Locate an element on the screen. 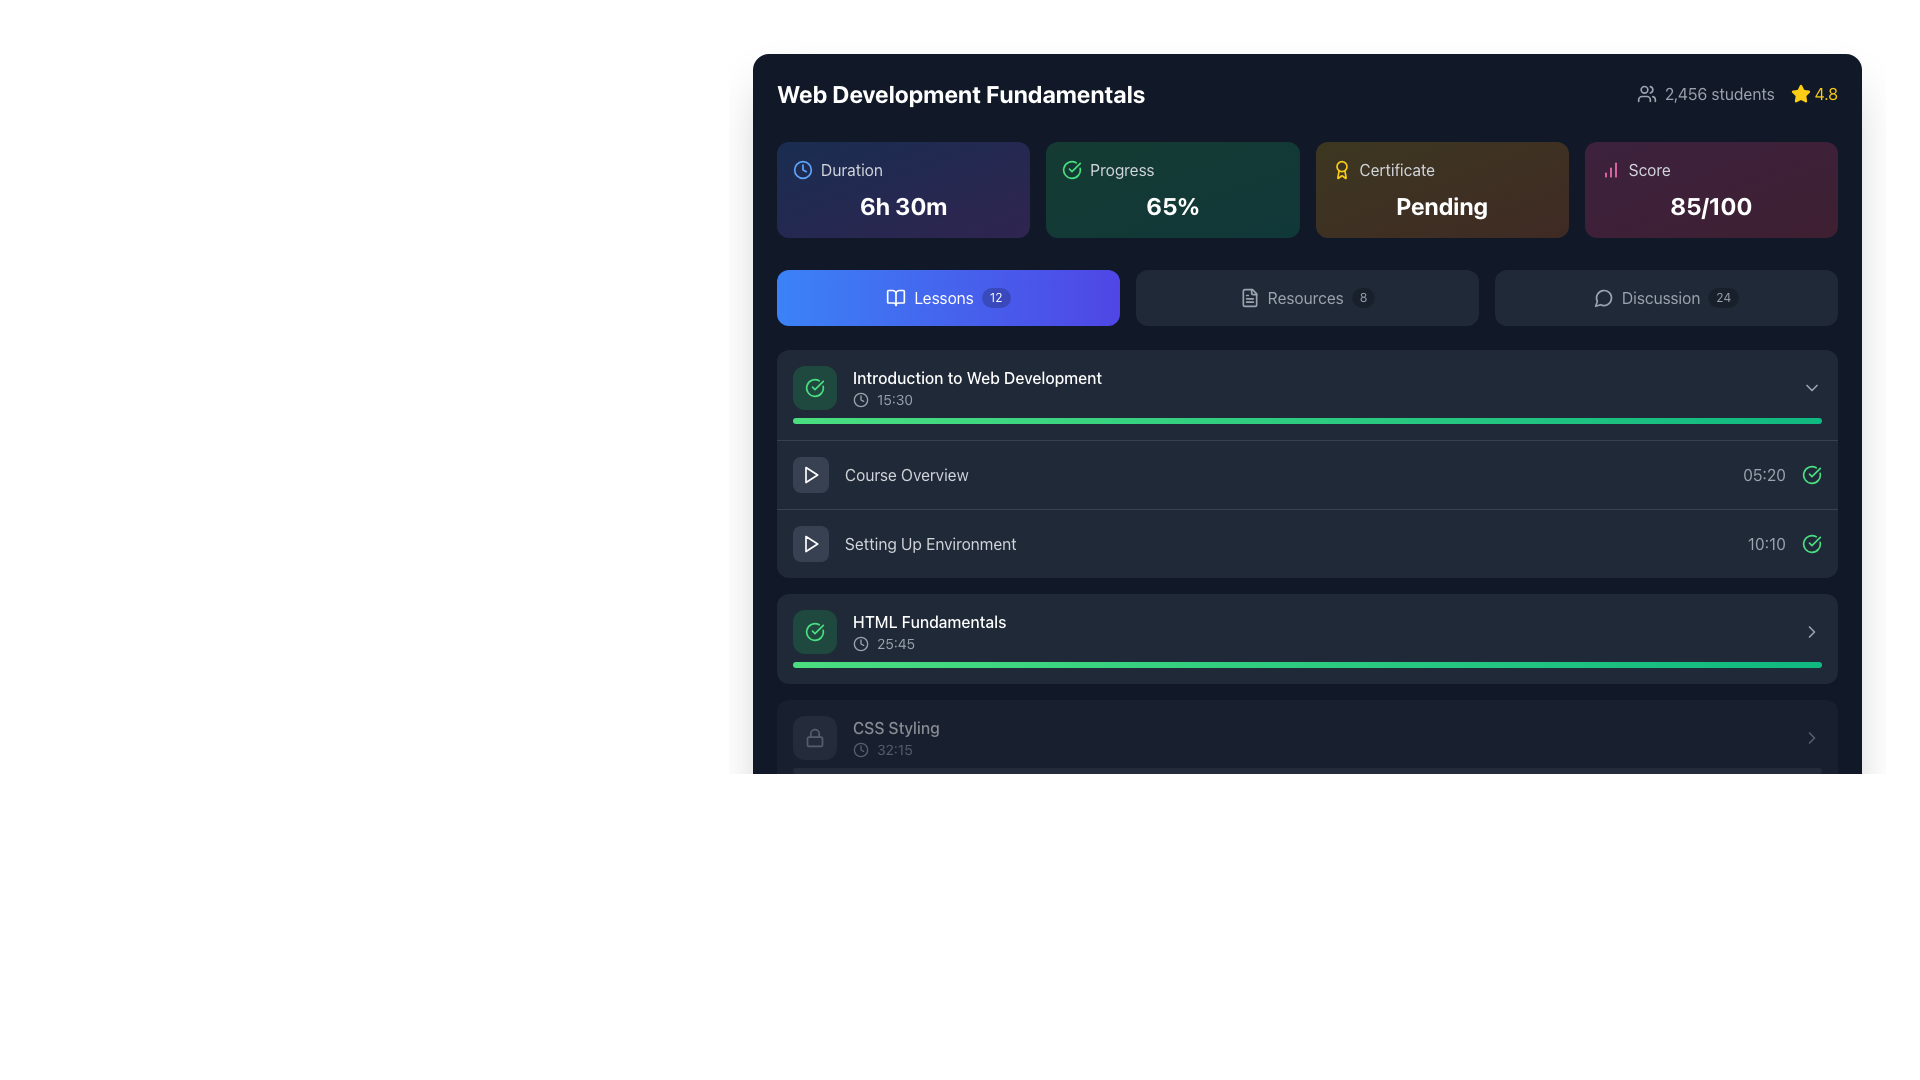 The image size is (1920, 1080). displayed timestamp from the text label indicating the duration of the 'Introduction to Web Development' lesson, which is positioned to the right of the clock icon and below the item's title text is located at coordinates (894, 400).